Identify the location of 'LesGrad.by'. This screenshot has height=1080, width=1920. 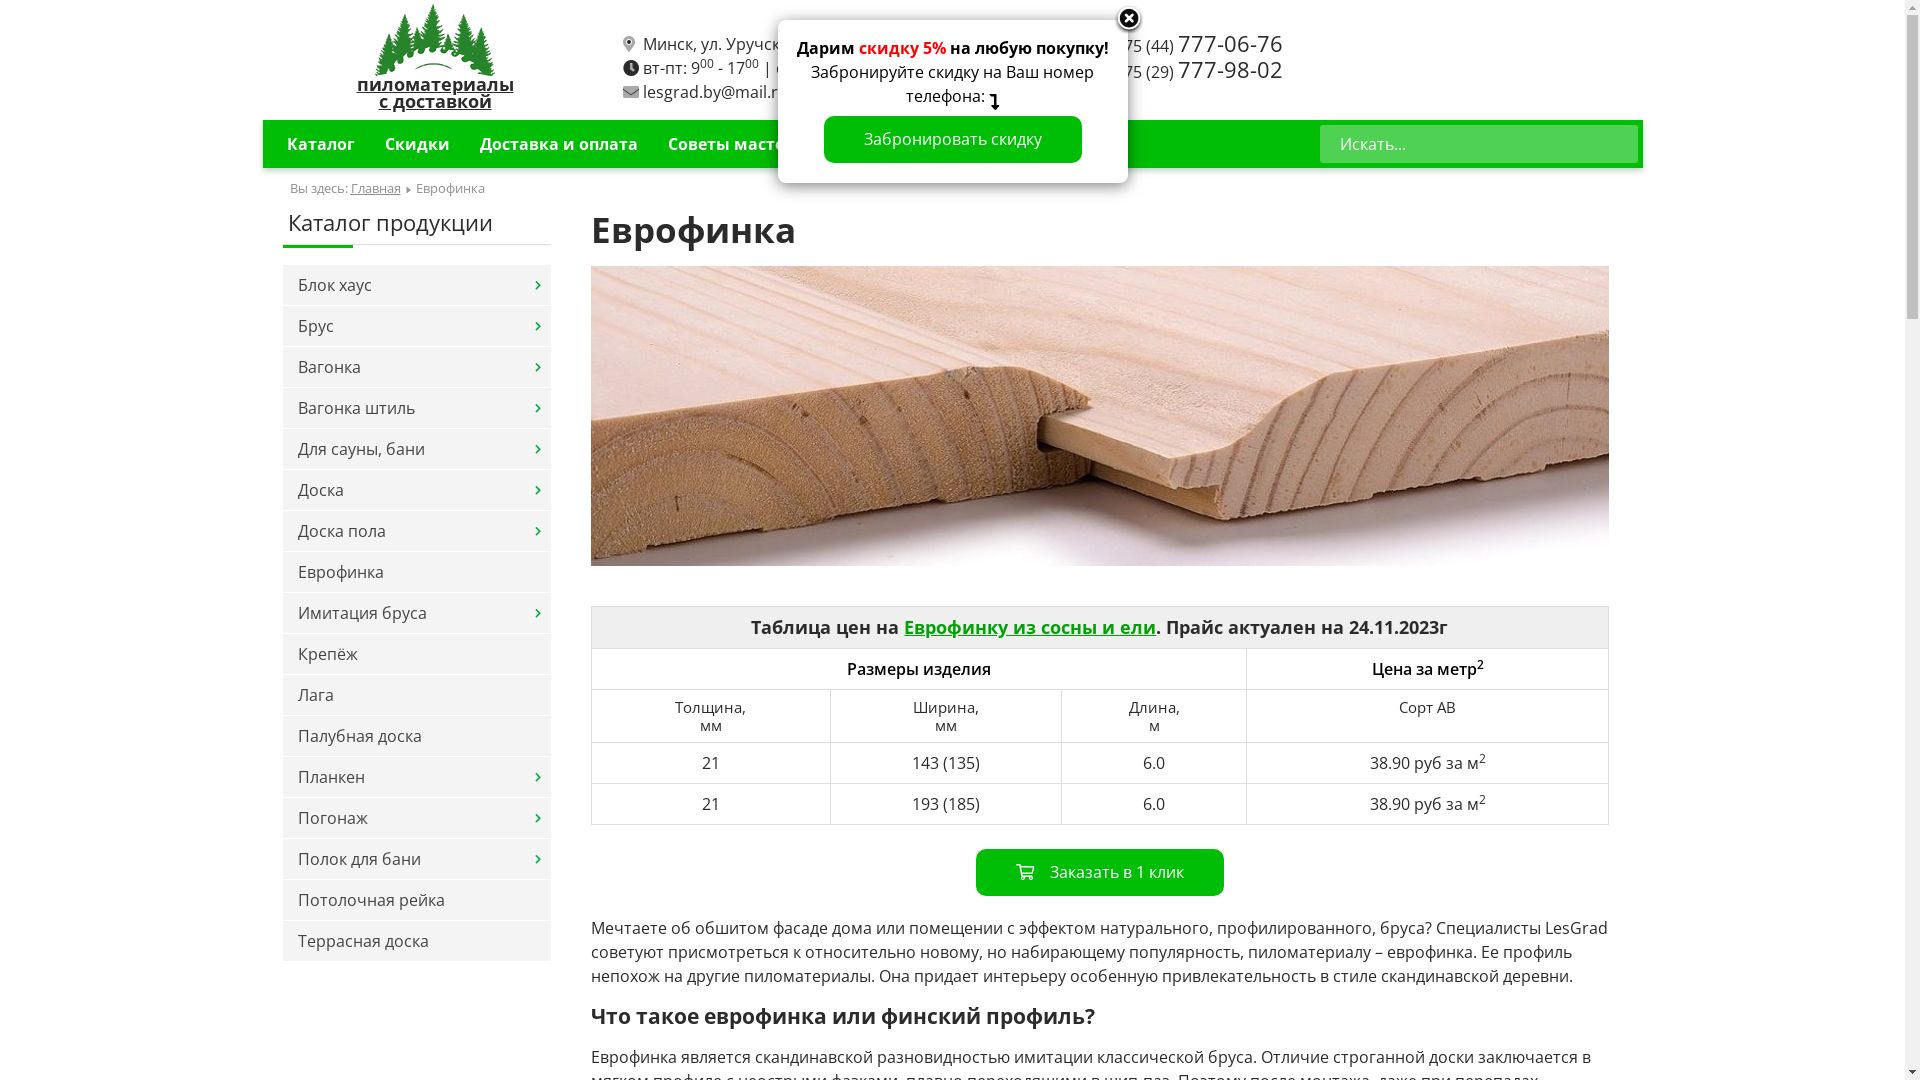
(374, 39).